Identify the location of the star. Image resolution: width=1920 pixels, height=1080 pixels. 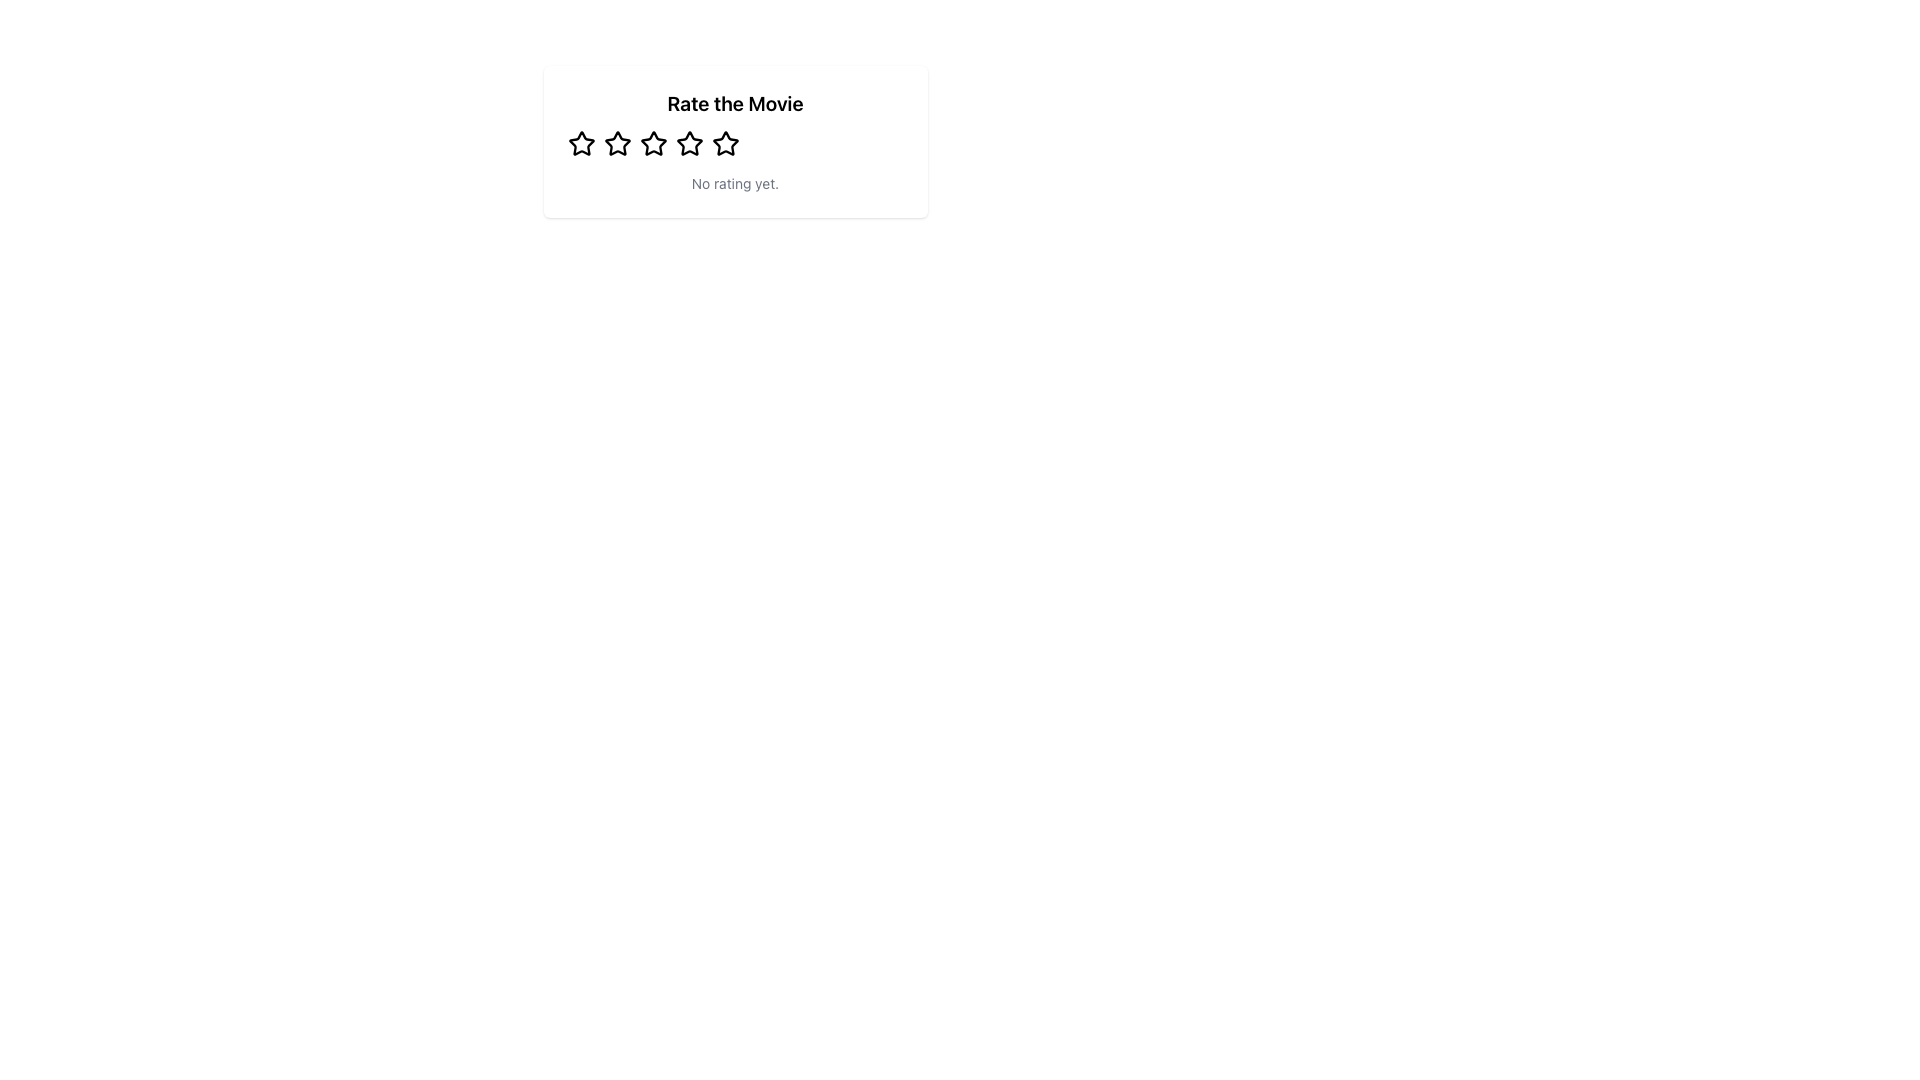
(734, 142).